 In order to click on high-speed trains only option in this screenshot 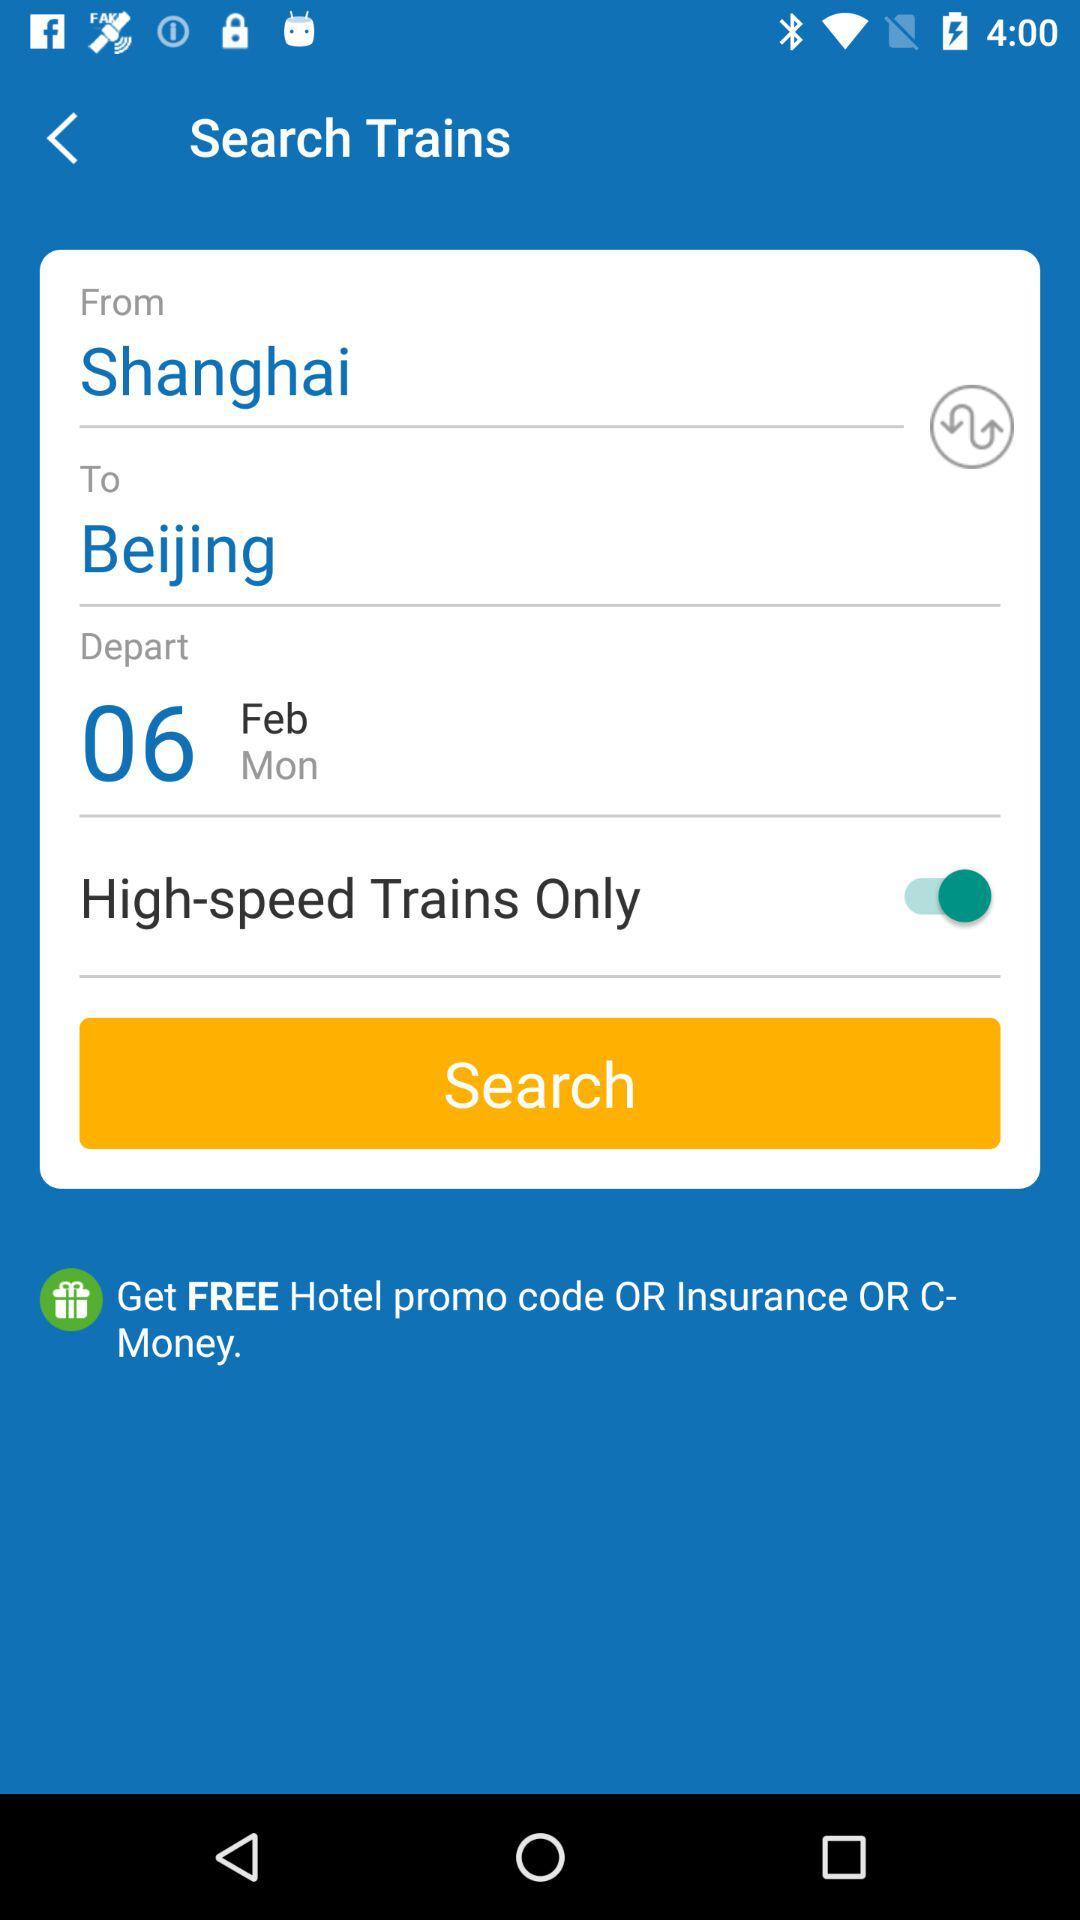, I will do `click(938, 894)`.